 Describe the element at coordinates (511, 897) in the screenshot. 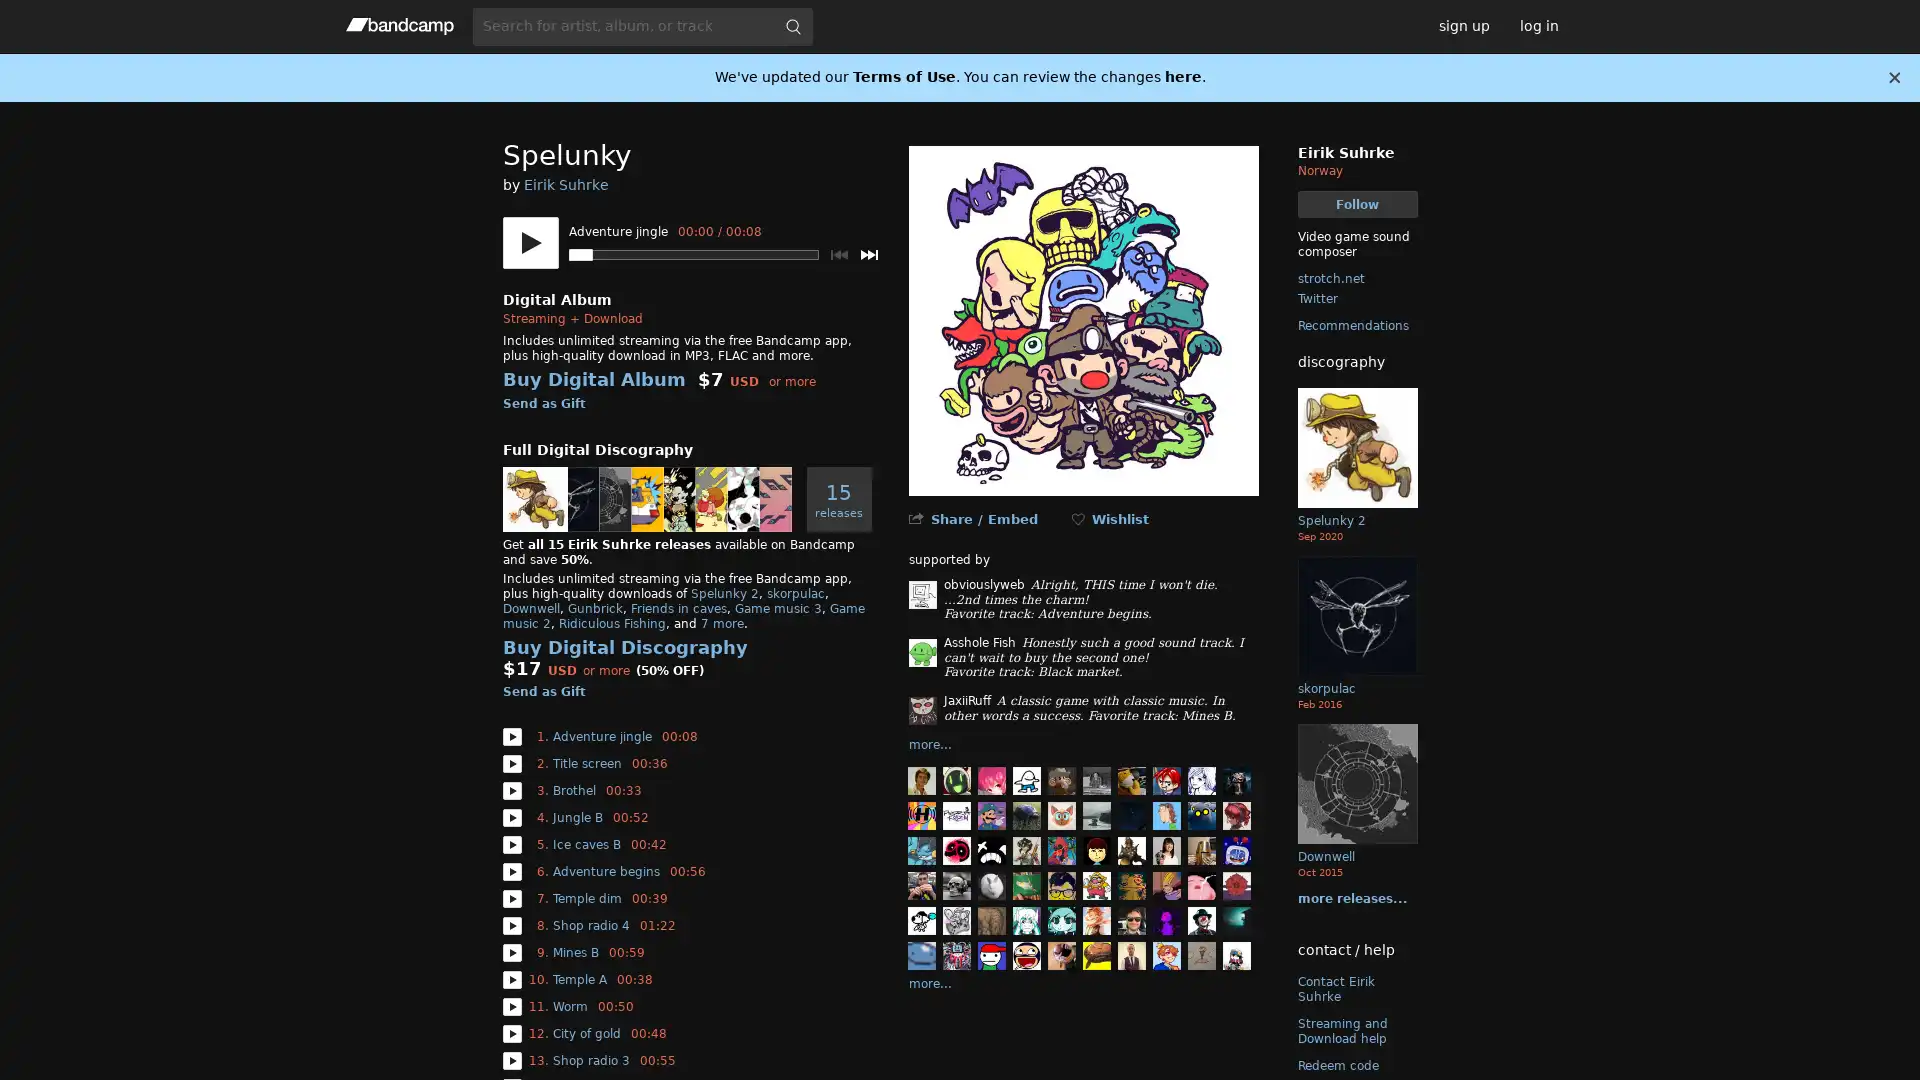

I see `Play Temple dim` at that location.